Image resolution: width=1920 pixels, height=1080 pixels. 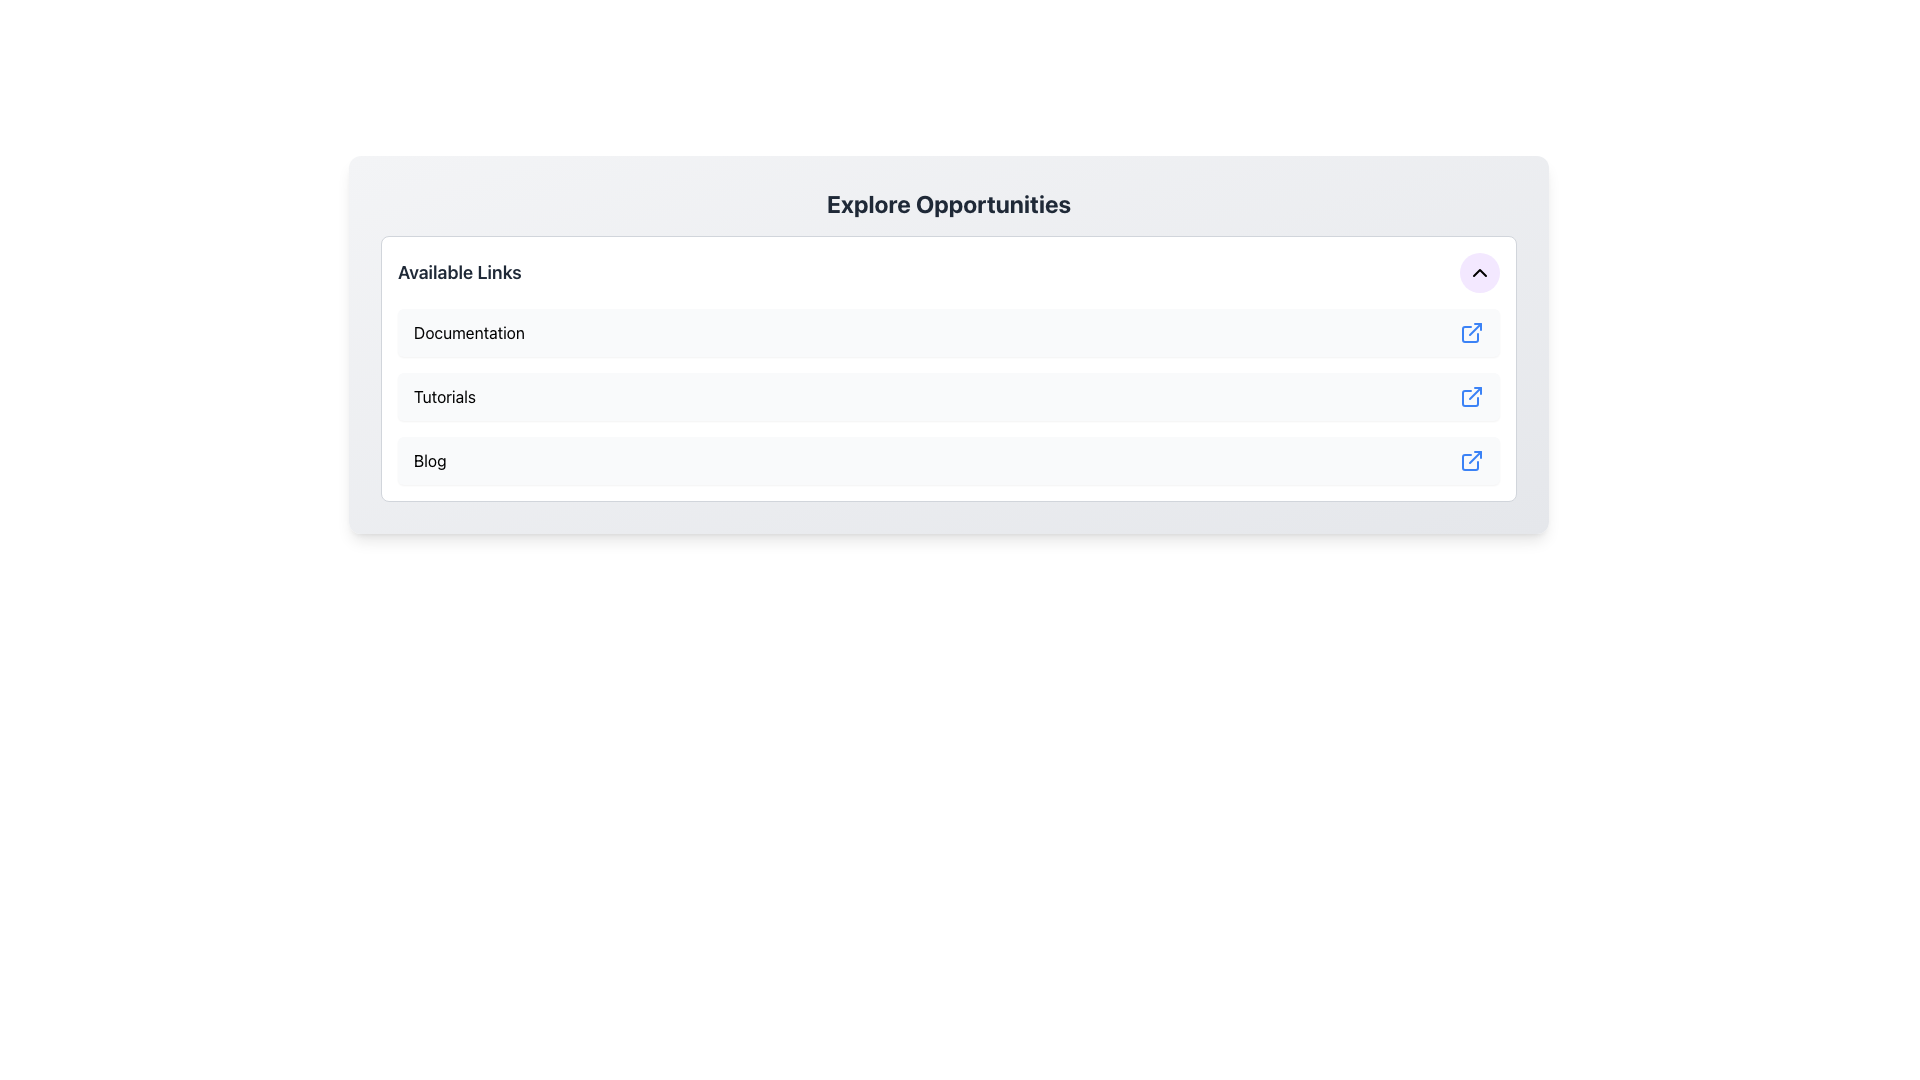 I want to click on the 'Tutorials' button, which is the middle item in a stacked group of three navigational buttons, to change its appearance, so click(x=948, y=397).